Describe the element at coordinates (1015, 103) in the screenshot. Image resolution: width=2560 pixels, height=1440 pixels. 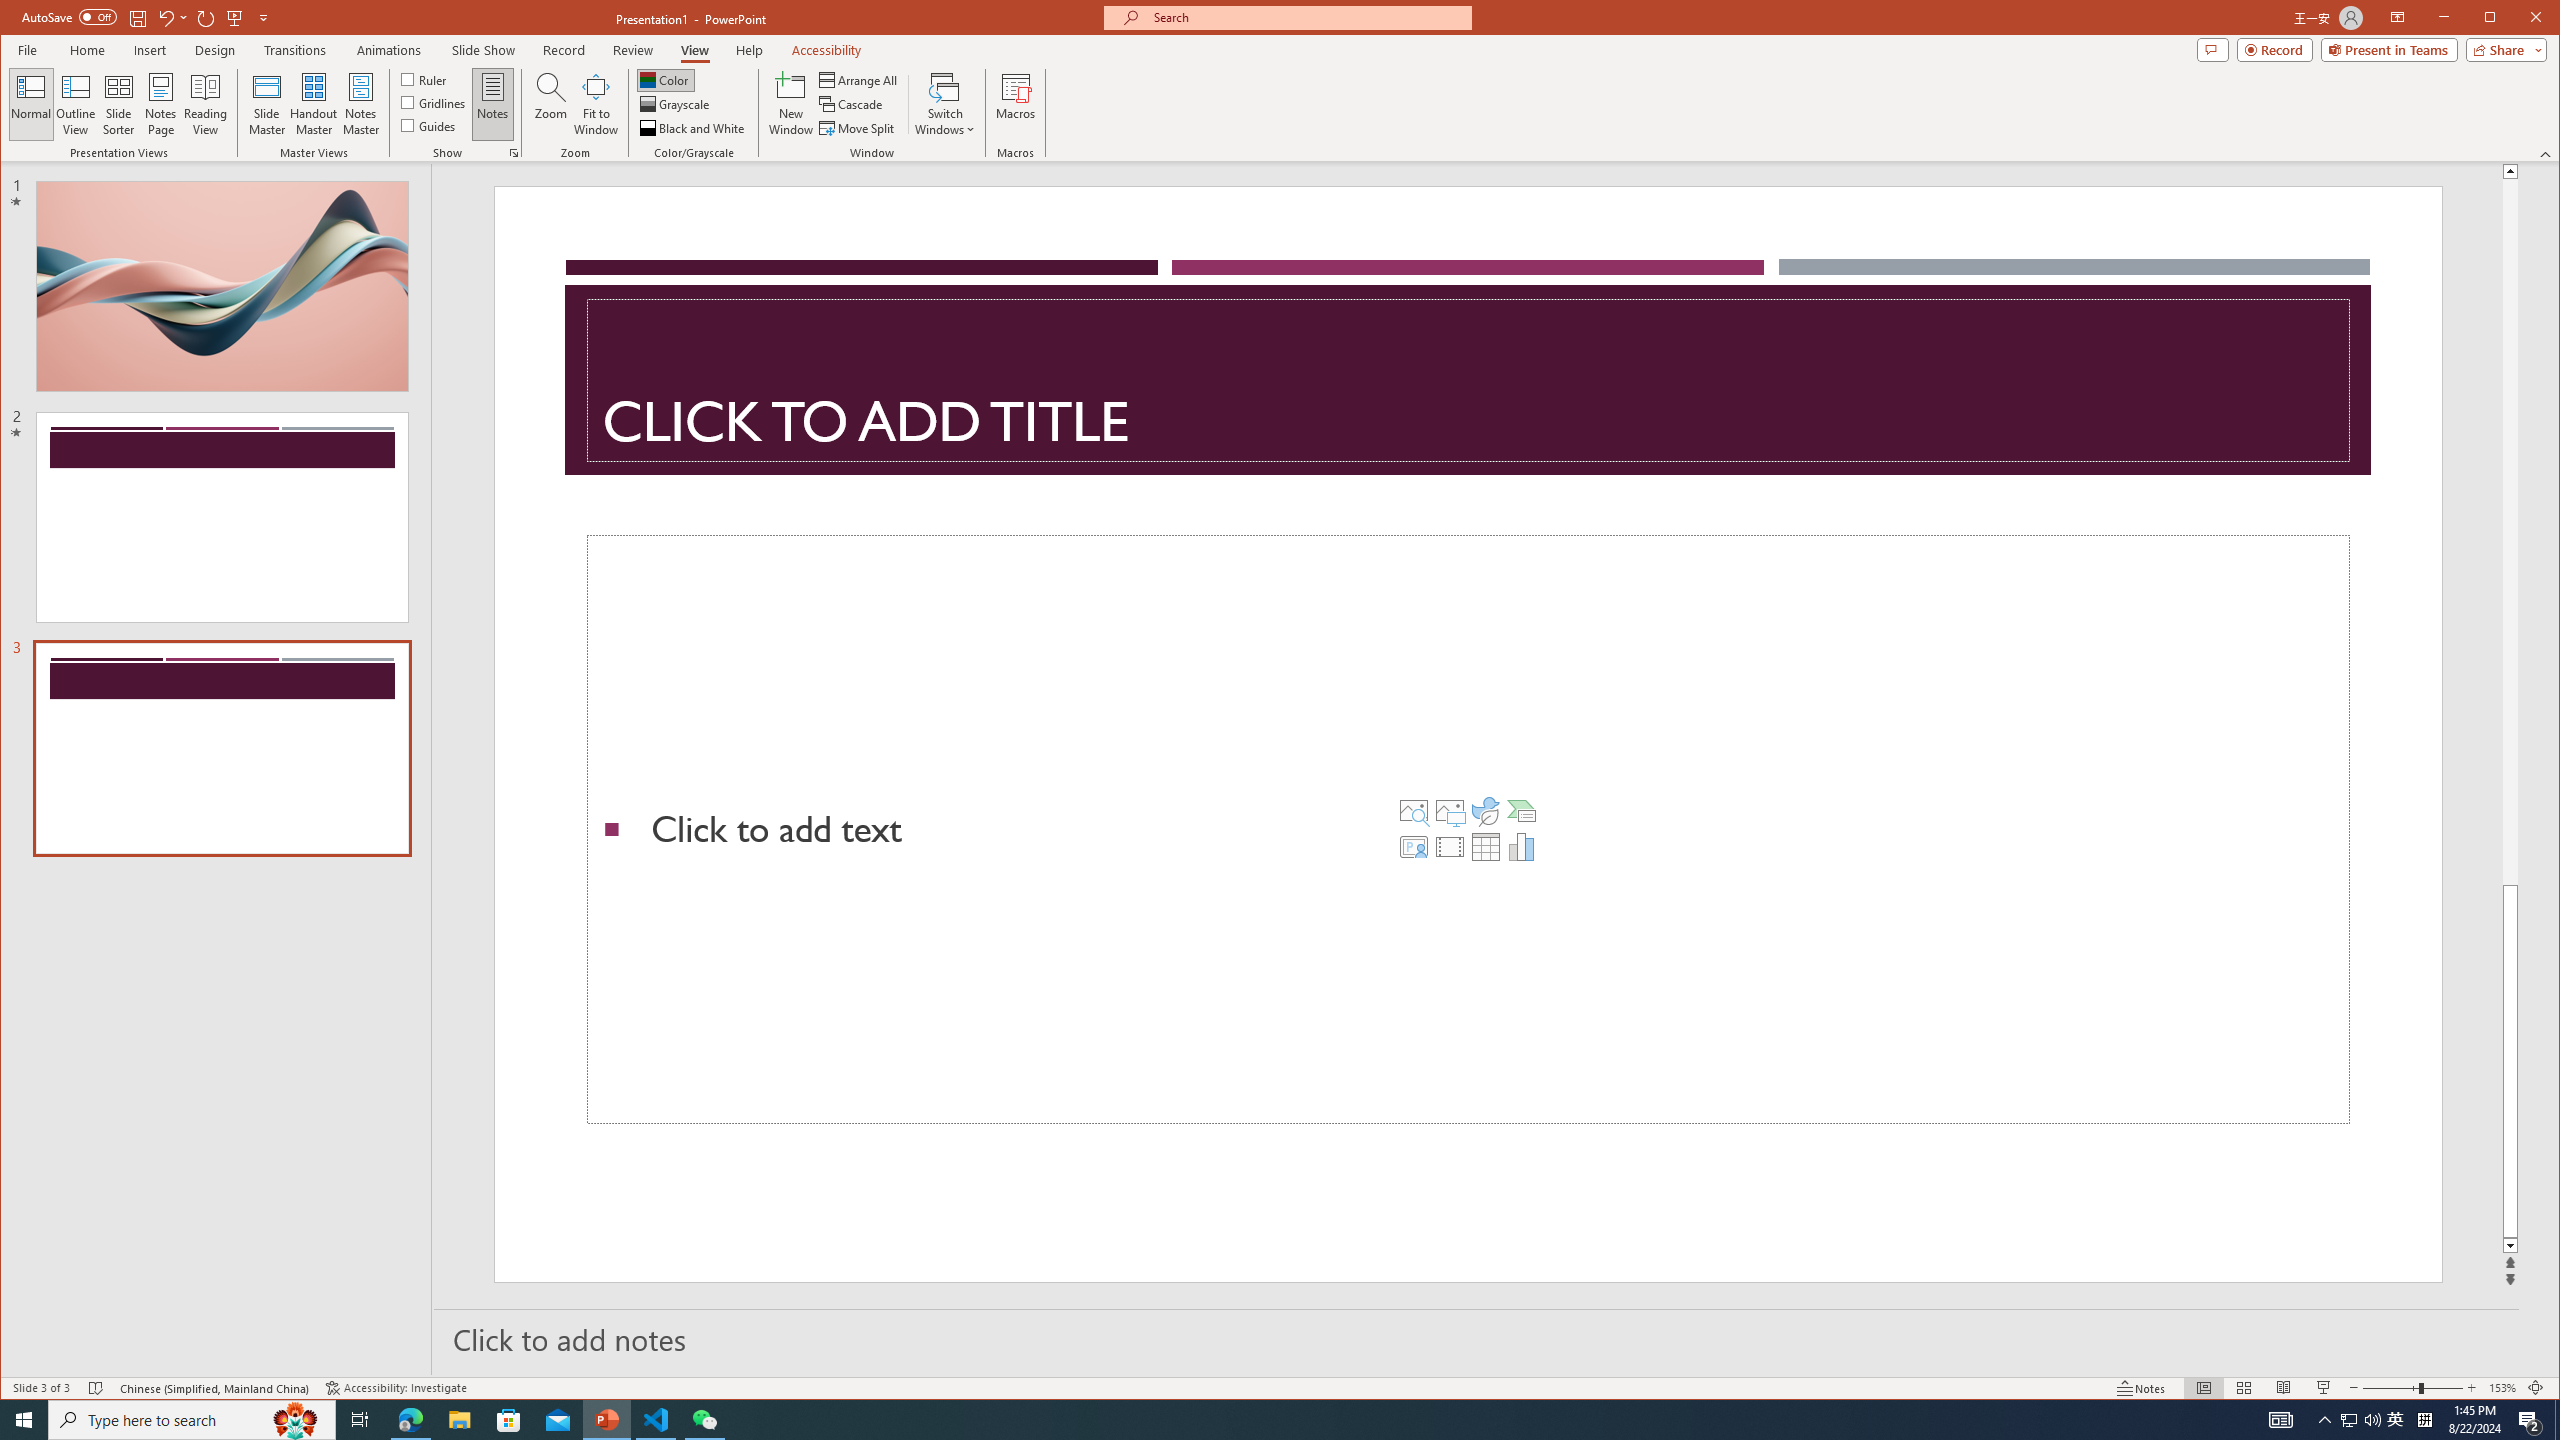
I see `'Macros'` at that location.